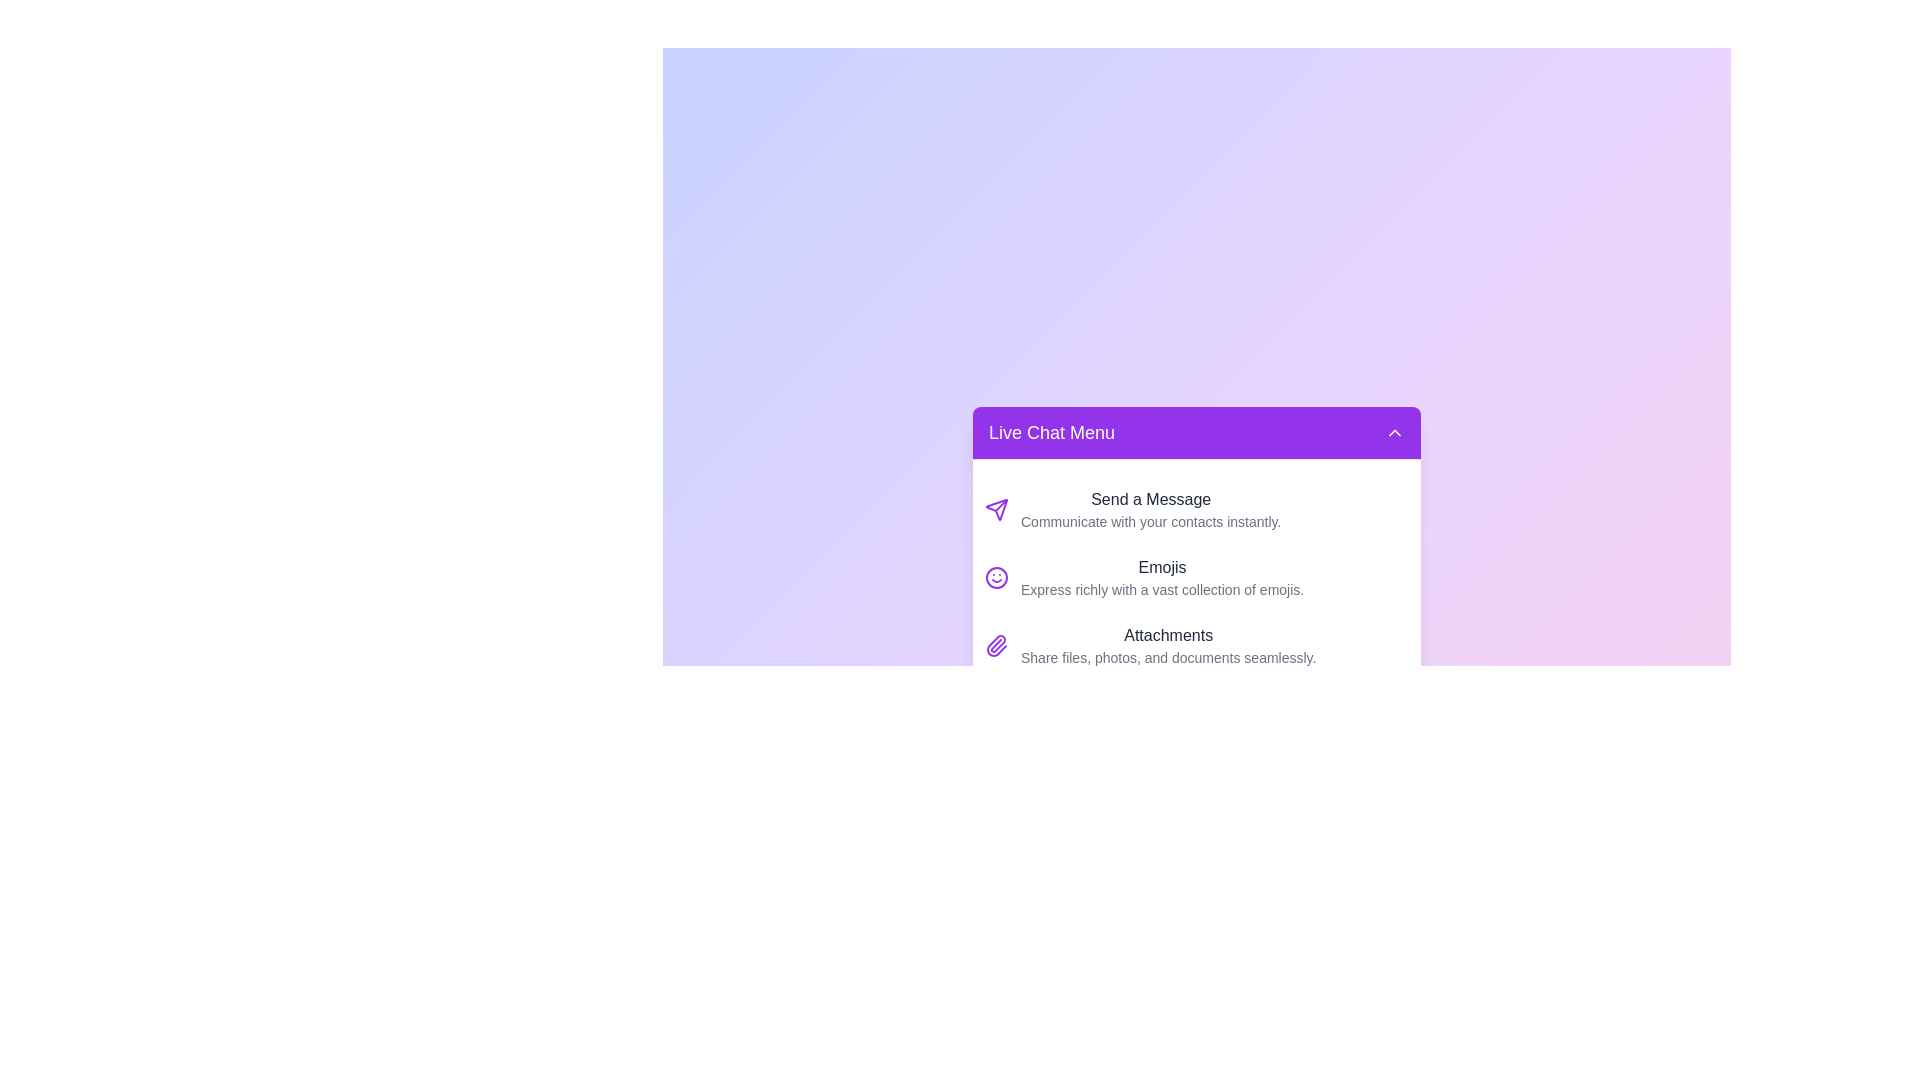  I want to click on the menu item corresponding to Attachments, so click(1196, 645).